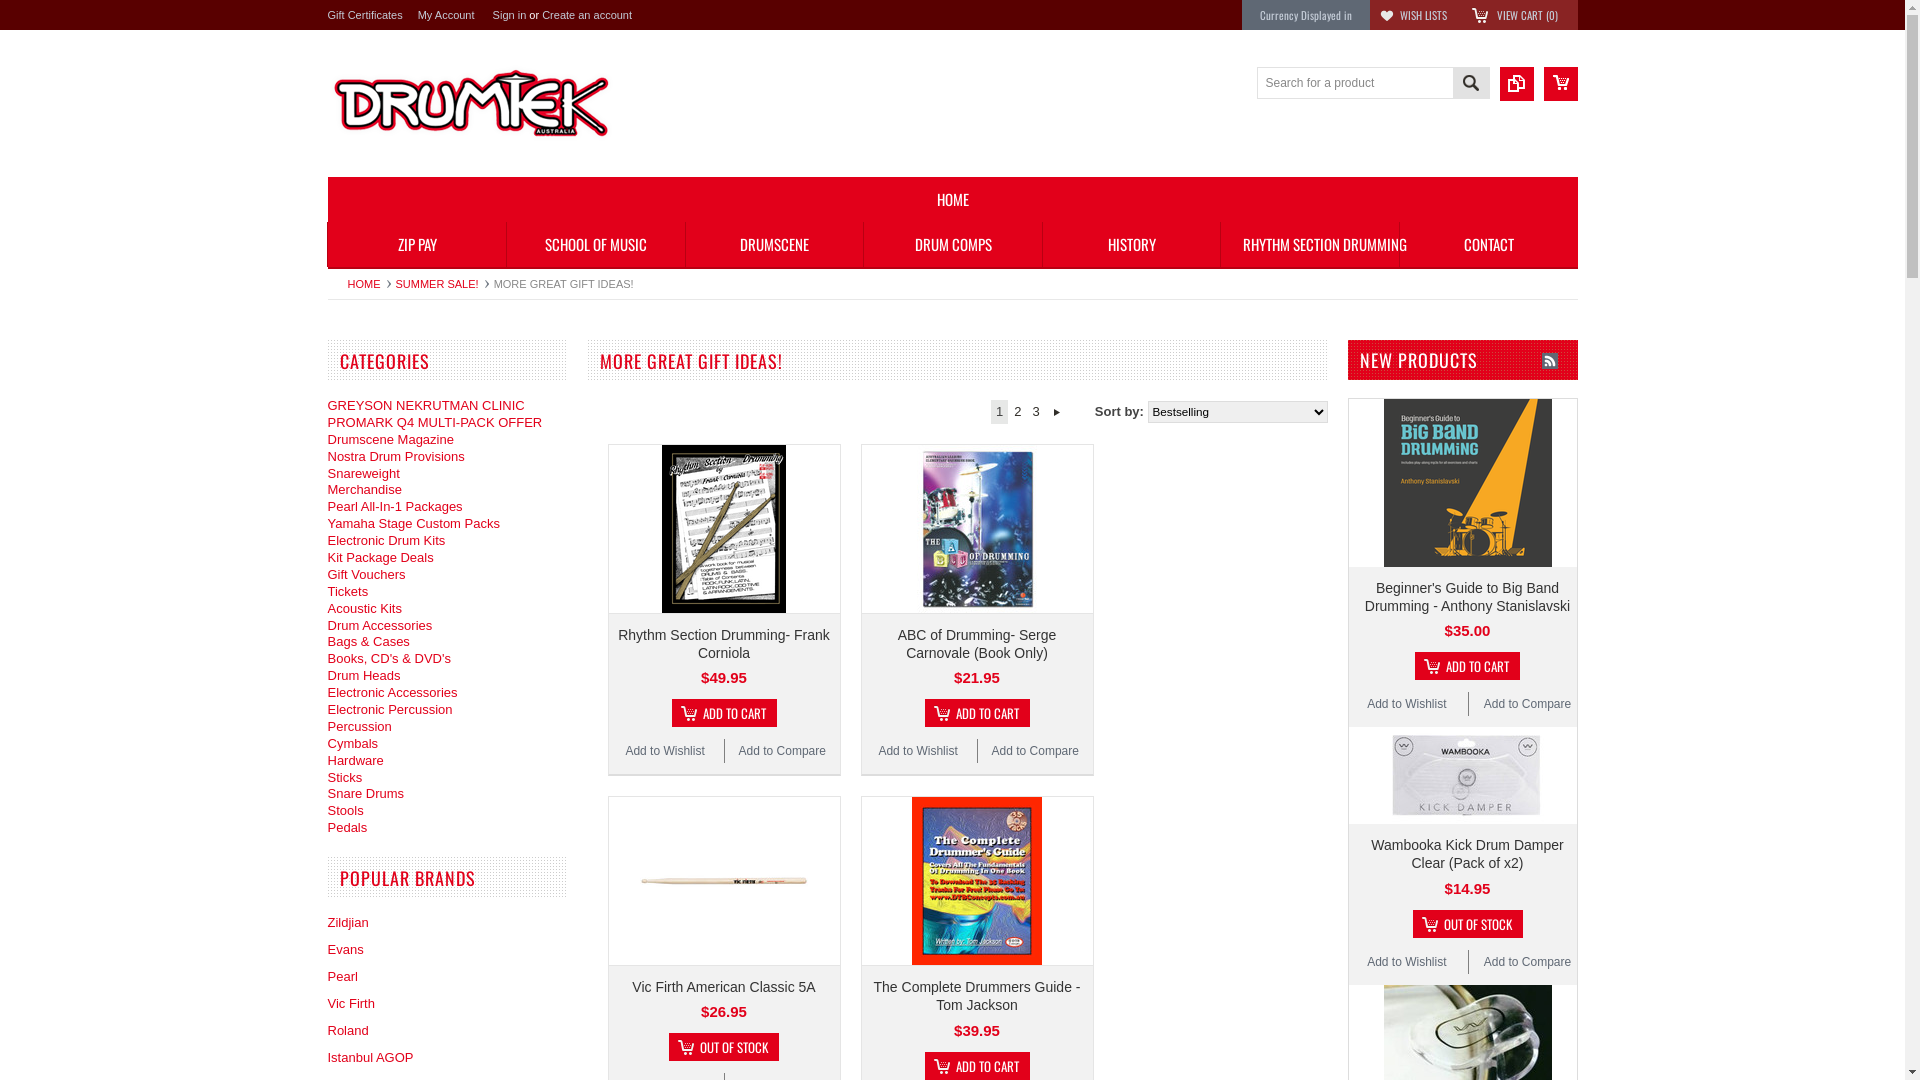  Describe the element at coordinates (342, 975) in the screenshot. I see `'Pearl'` at that location.